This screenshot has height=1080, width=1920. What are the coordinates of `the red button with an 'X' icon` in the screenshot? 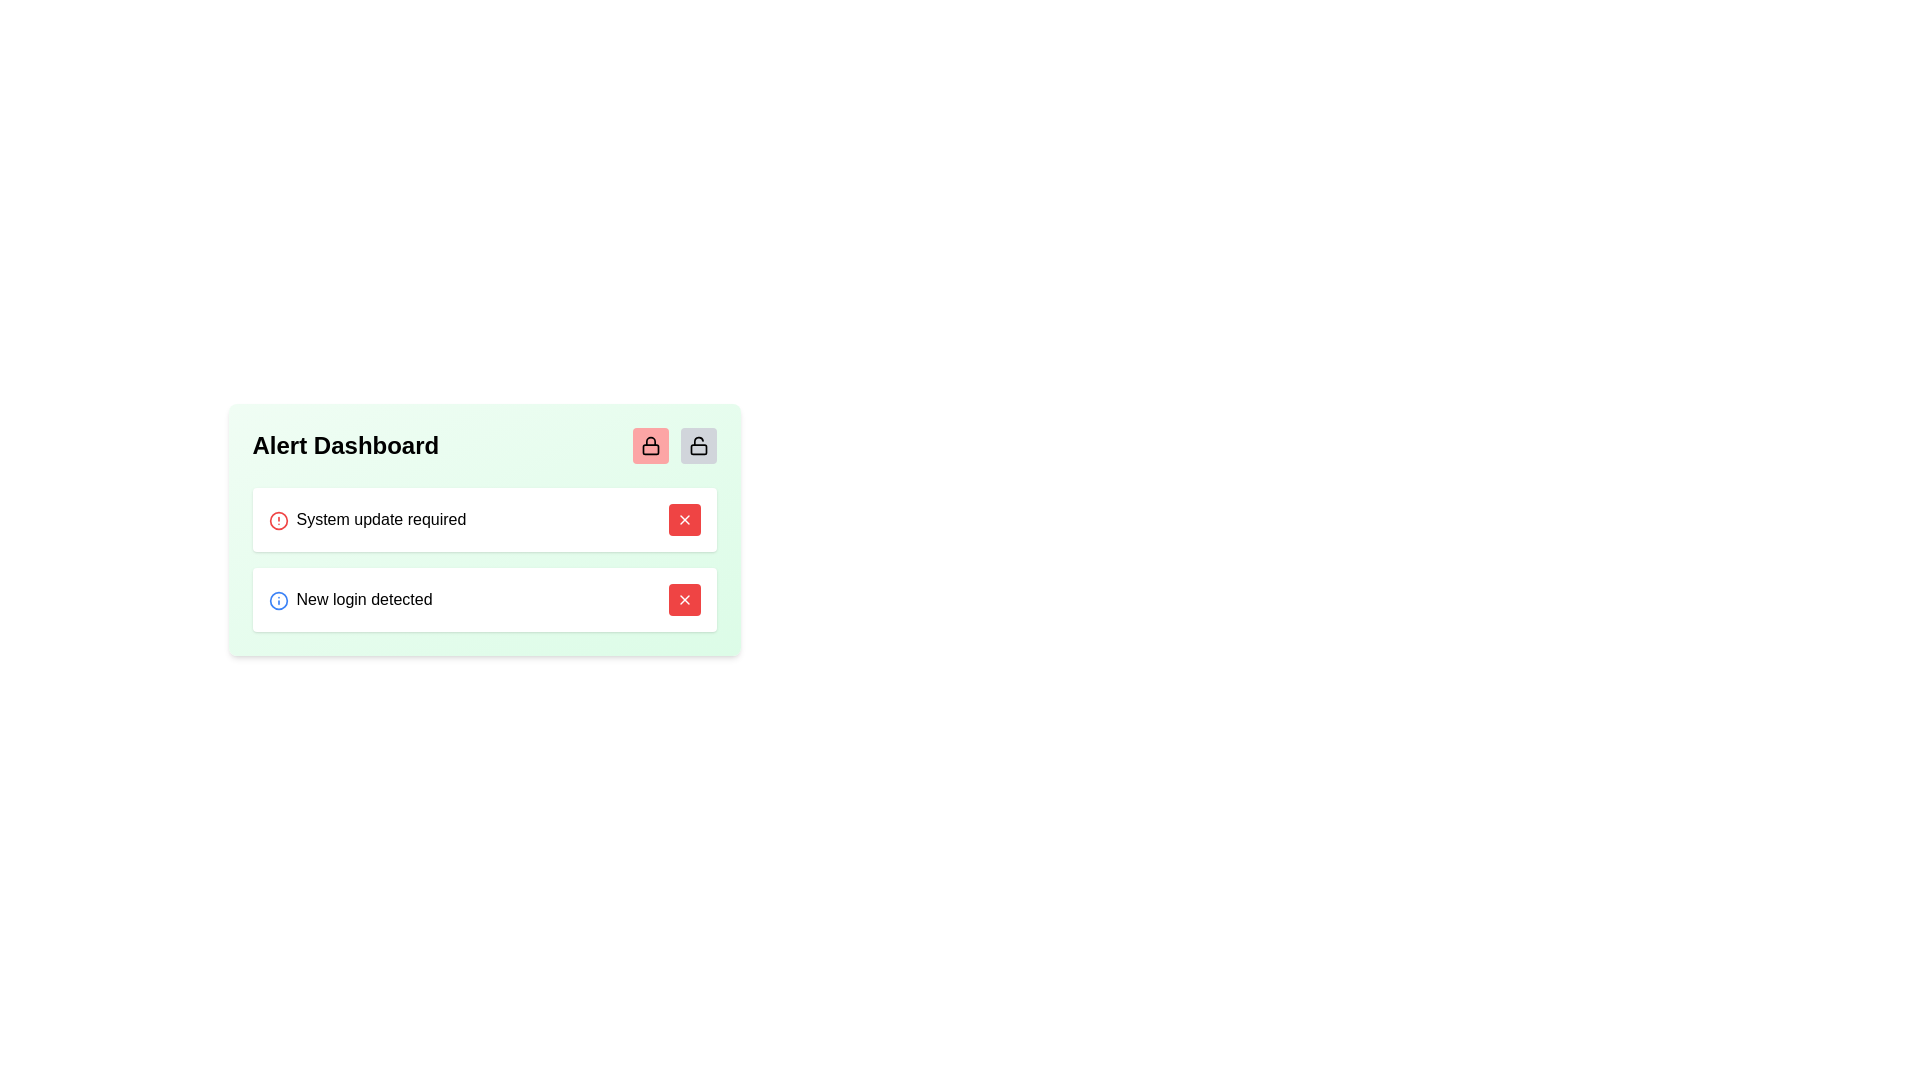 It's located at (684, 599).